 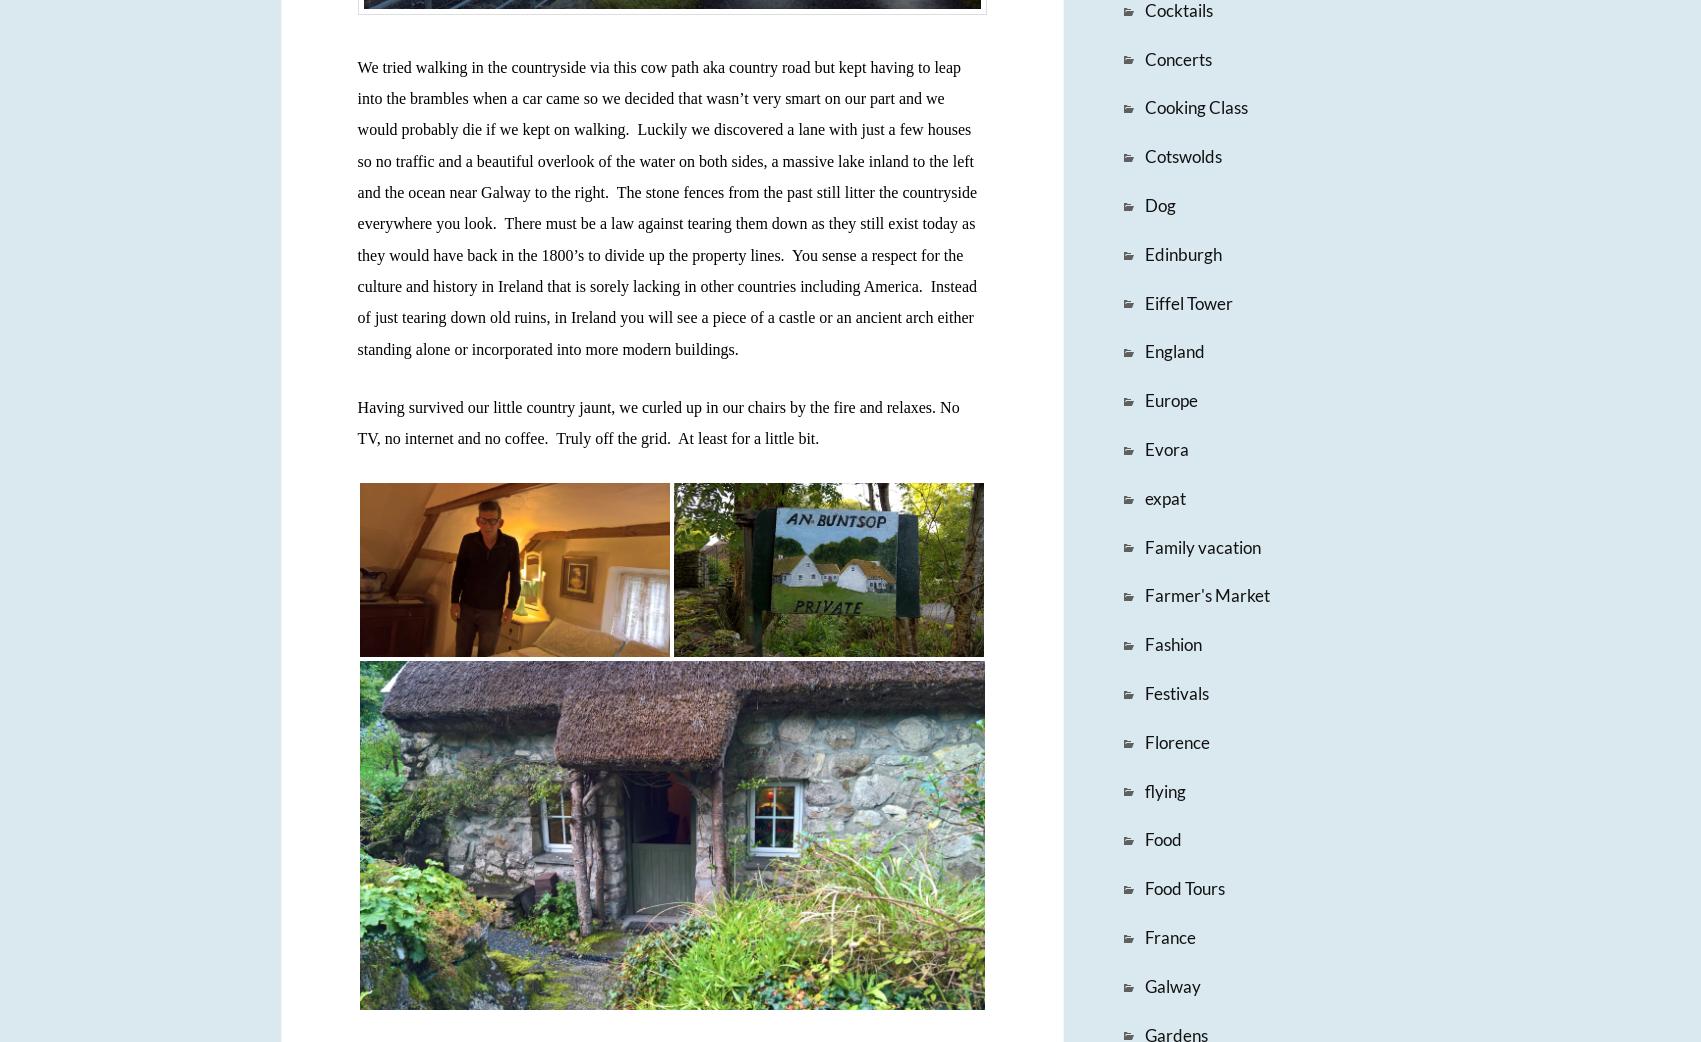 What do you see at coordinates (1171, 644) in the screenshot?
I see `'Fashion'` at bounding box center [1171, 644].